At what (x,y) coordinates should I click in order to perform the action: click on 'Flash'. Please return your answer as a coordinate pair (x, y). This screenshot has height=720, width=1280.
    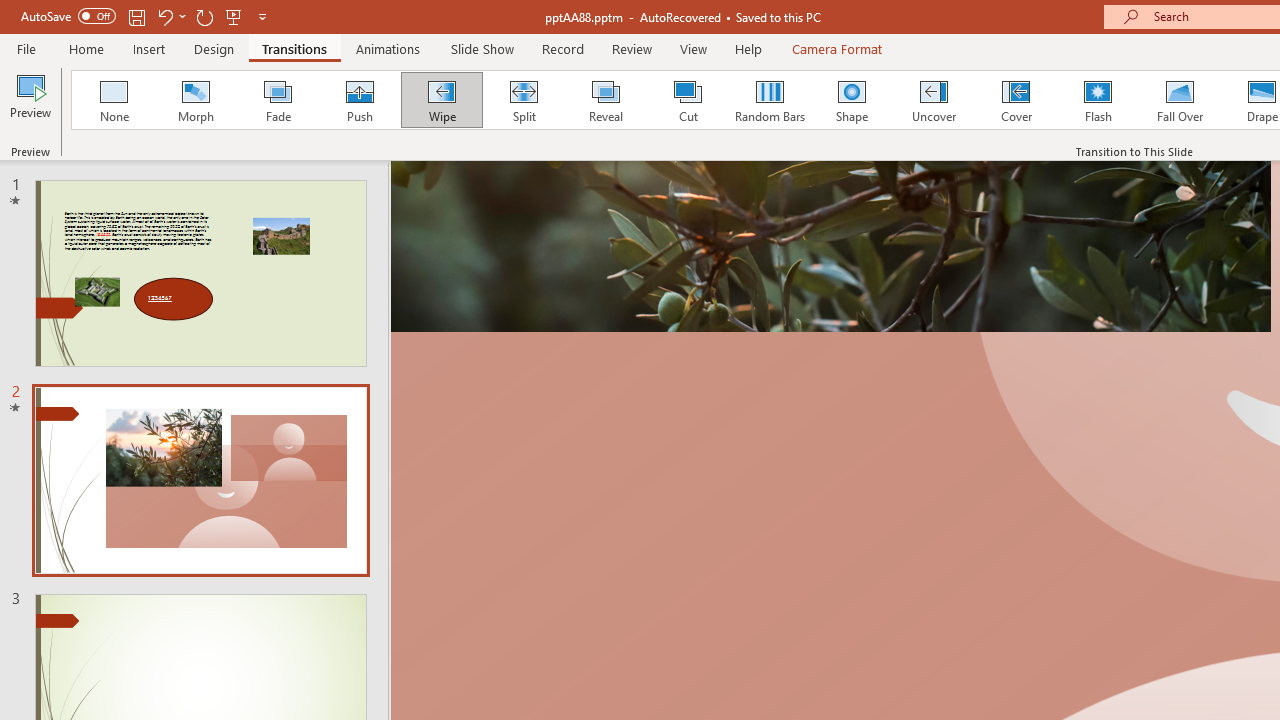
    Looking at the image, I should click on (1097, 100).